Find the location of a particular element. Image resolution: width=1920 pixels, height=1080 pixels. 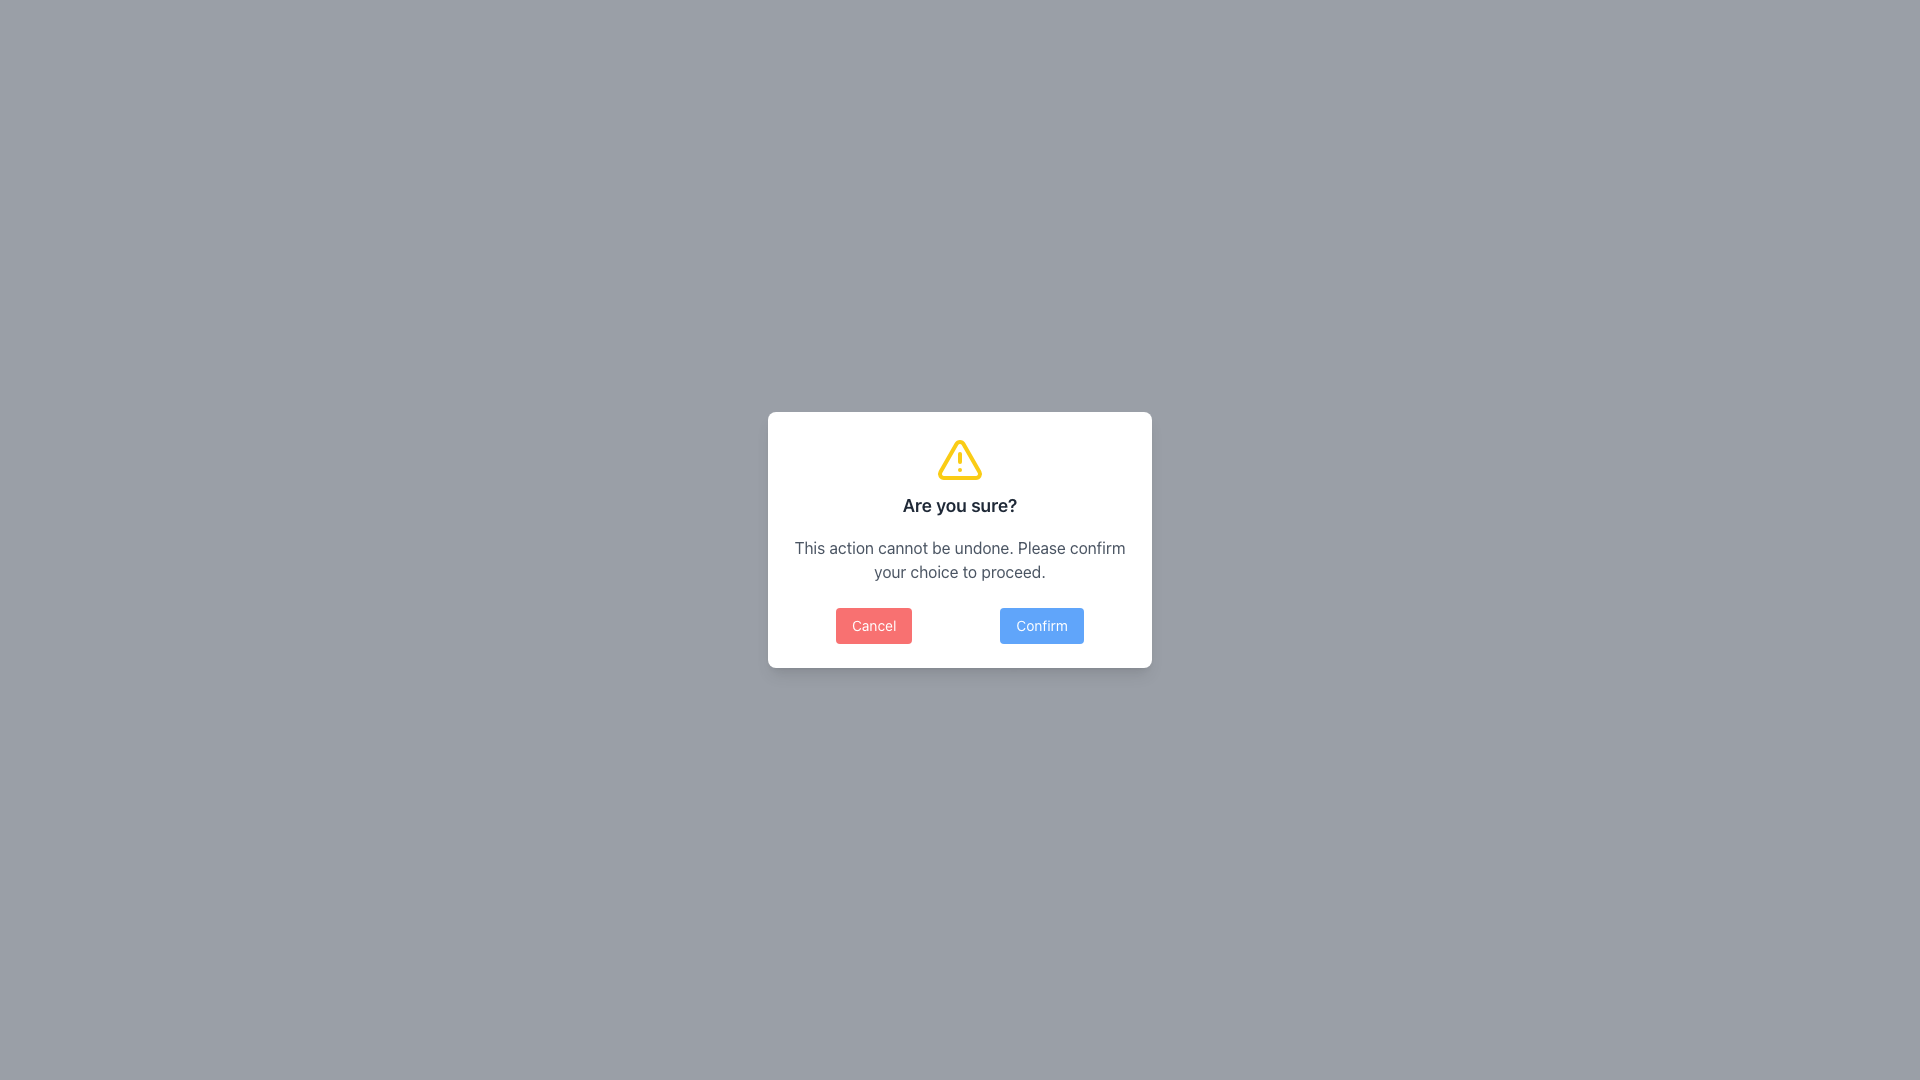

warning text element located in the modal dialog box, which provides context about irreversible actions, for accessibility compliance is located at coordinates (960, 559).